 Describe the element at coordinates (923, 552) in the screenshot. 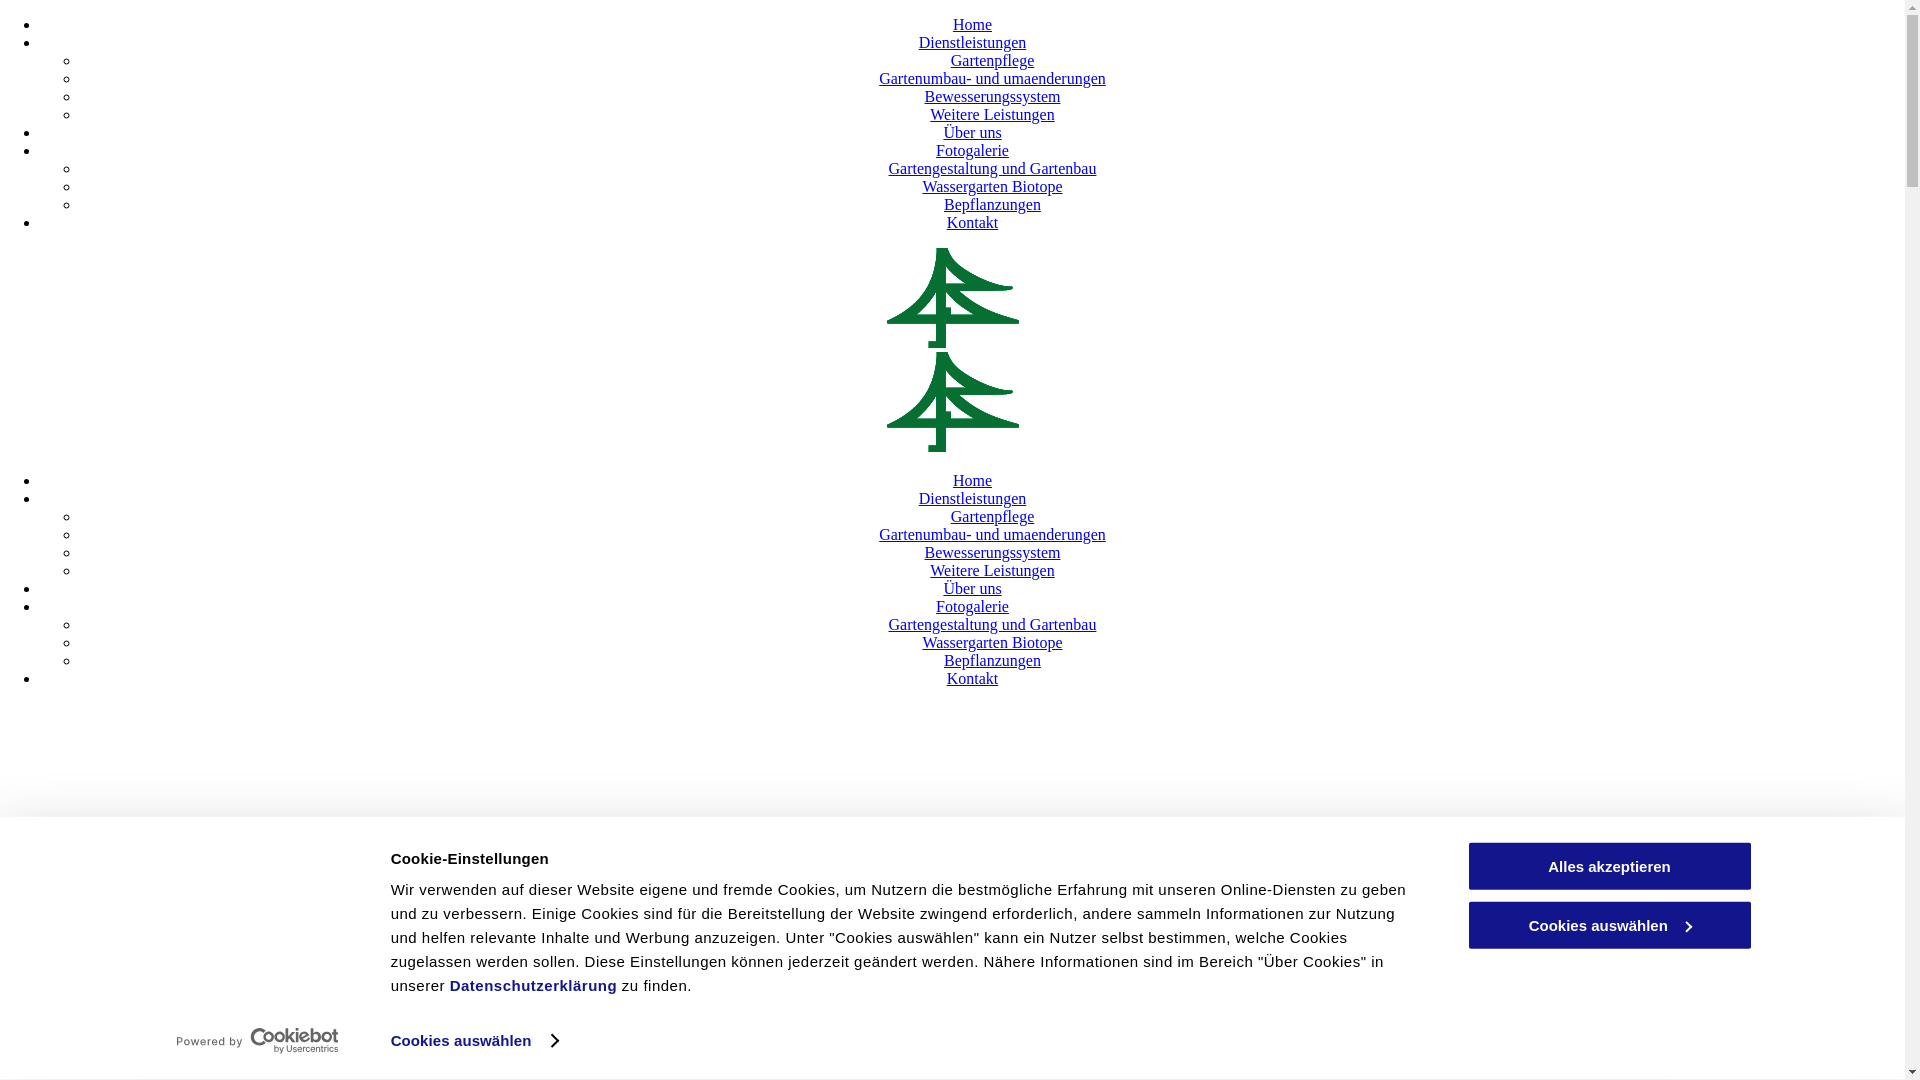

I see `'Bewesserungssystem'` at that location.